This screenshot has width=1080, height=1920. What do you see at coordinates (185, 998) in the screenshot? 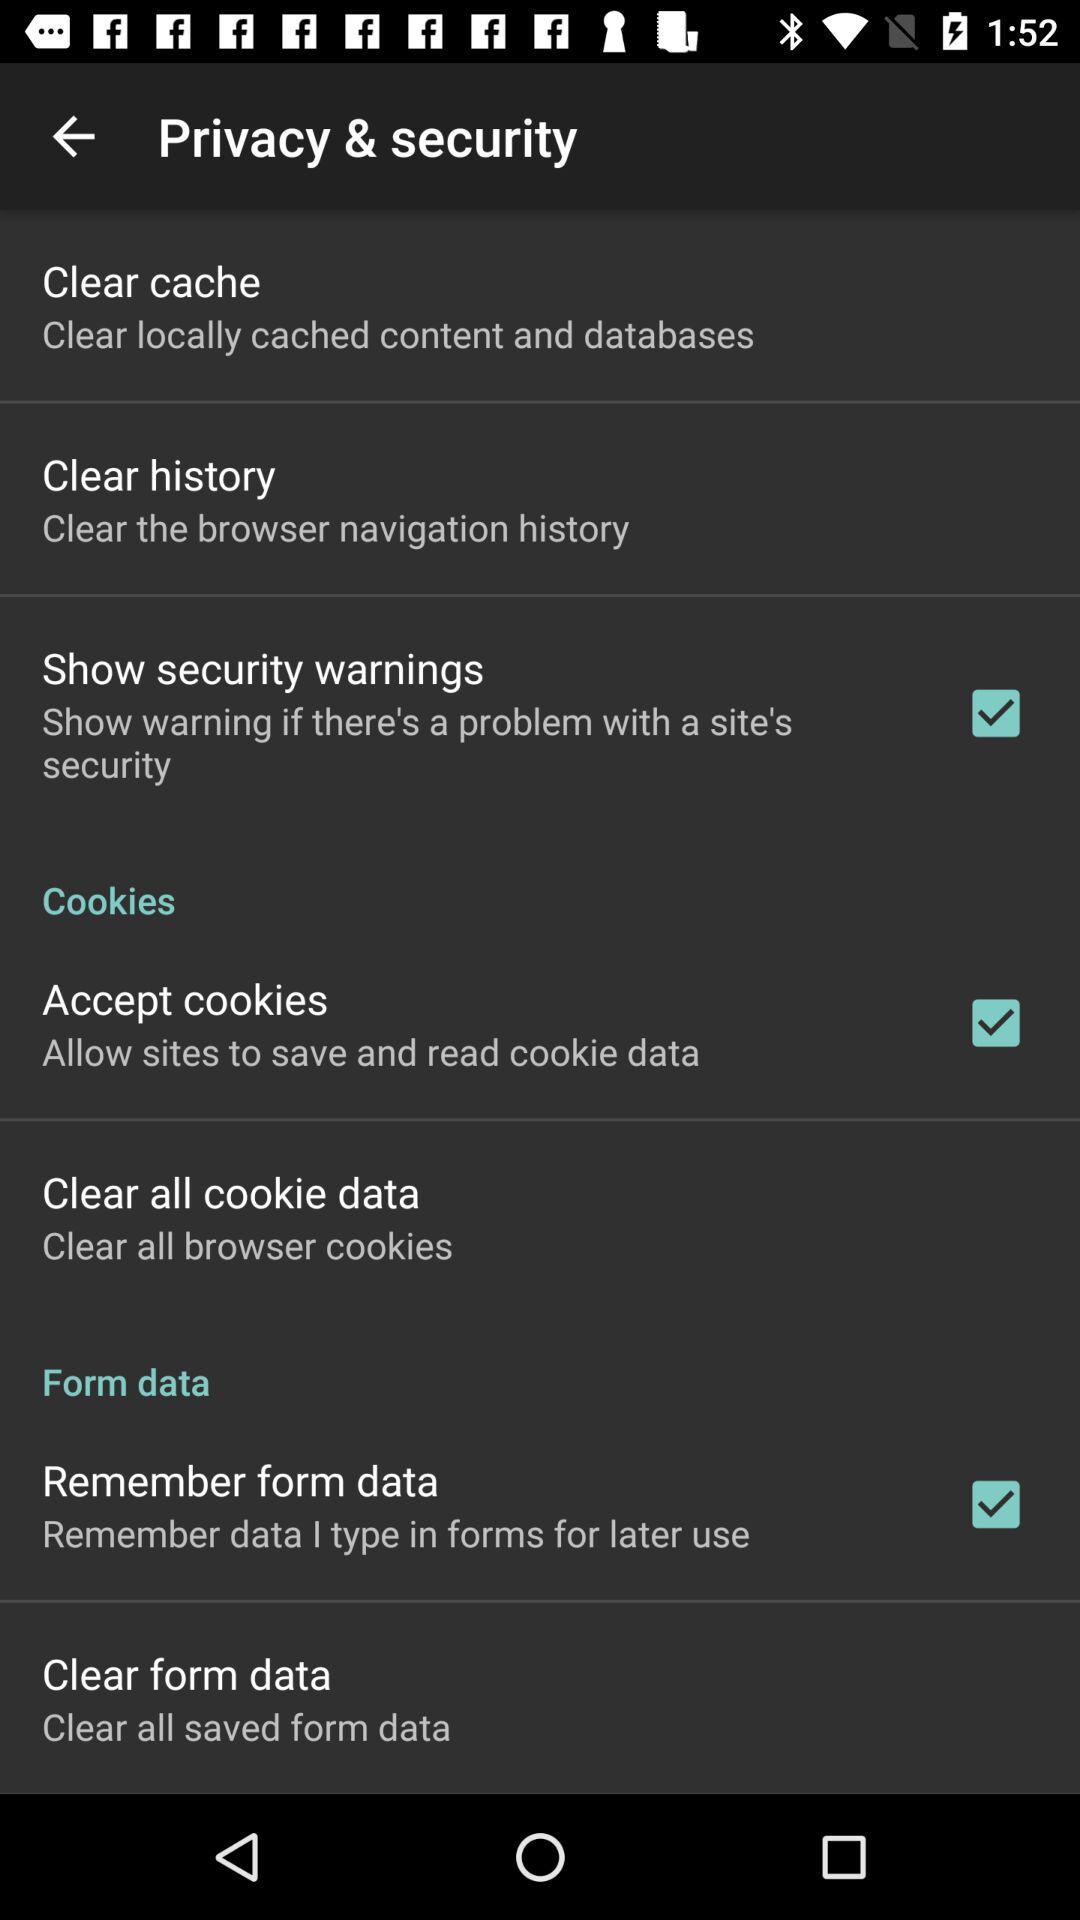
I see `the app below cookies app` at bounding box center [185, 998].